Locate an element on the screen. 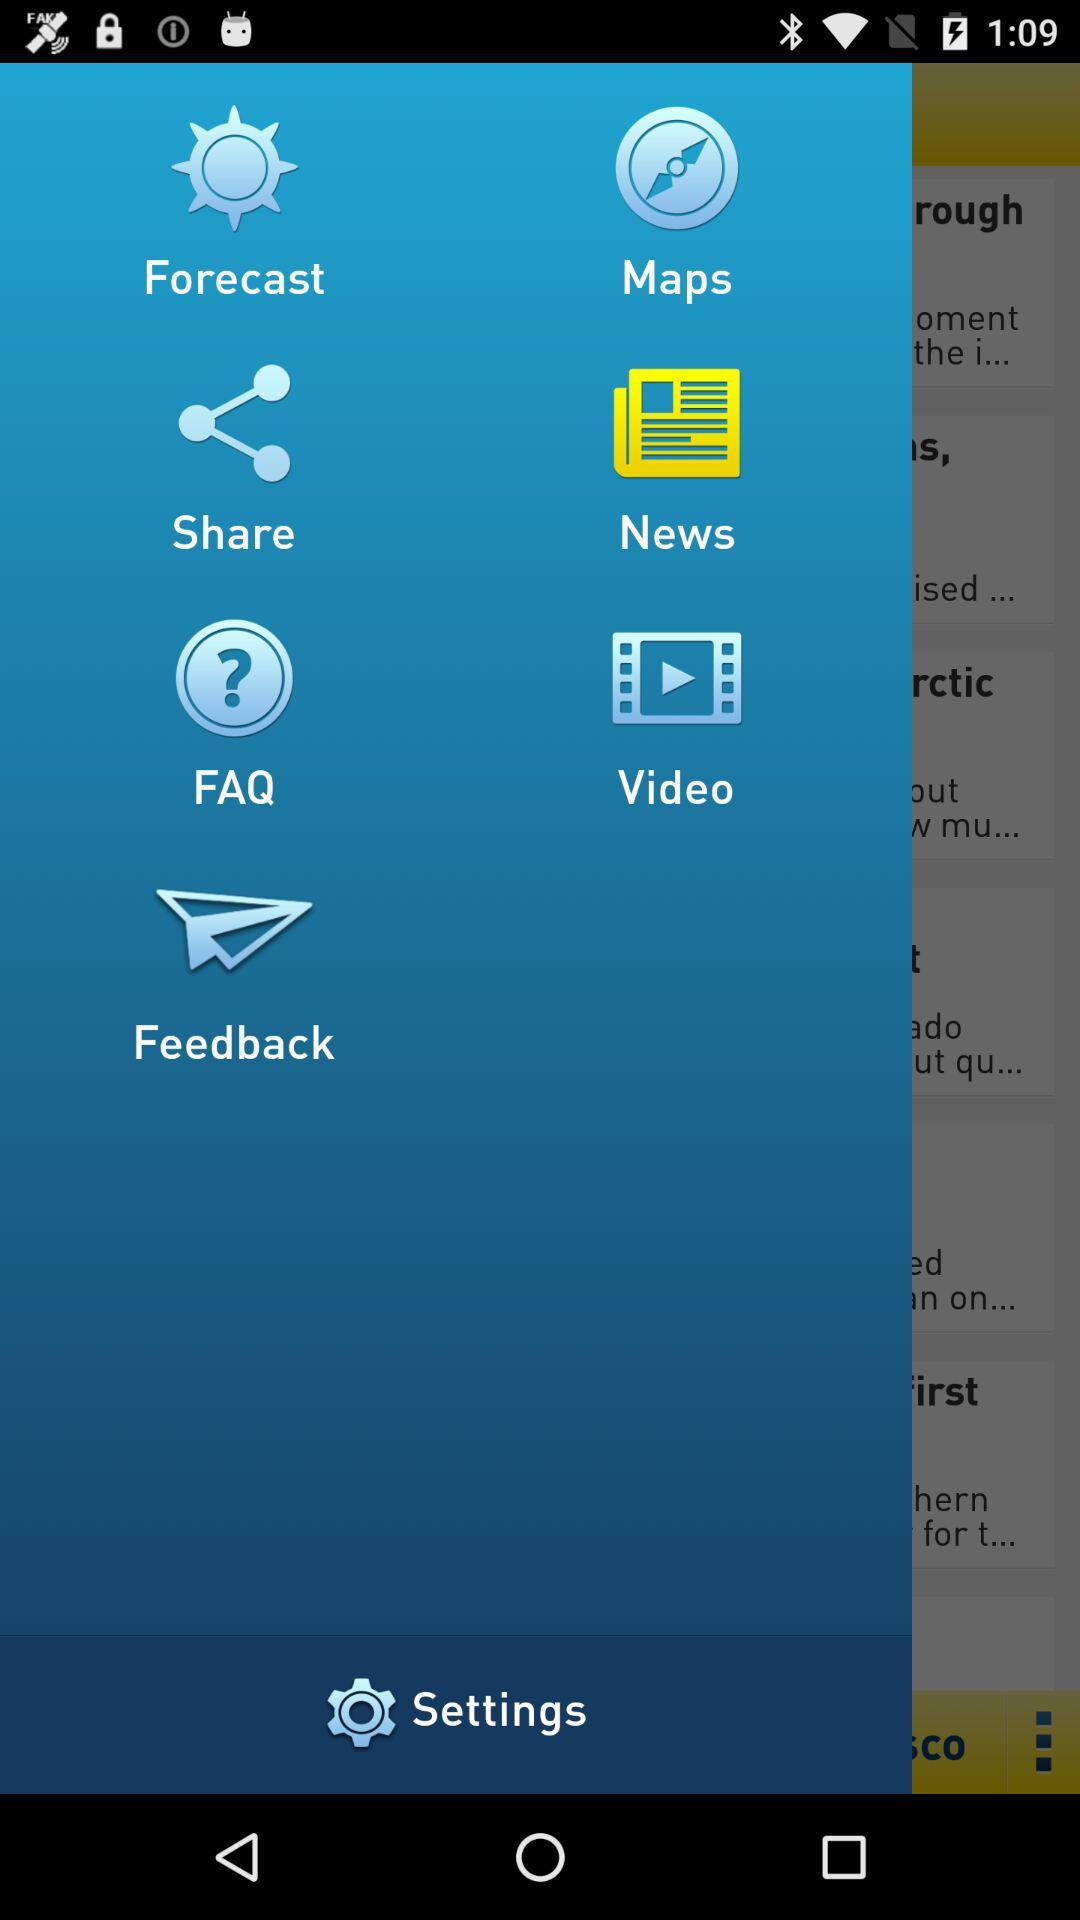 The height and width of the screenshot is (1920, 1080). the more icon is located at coordinates (1043, 1863).